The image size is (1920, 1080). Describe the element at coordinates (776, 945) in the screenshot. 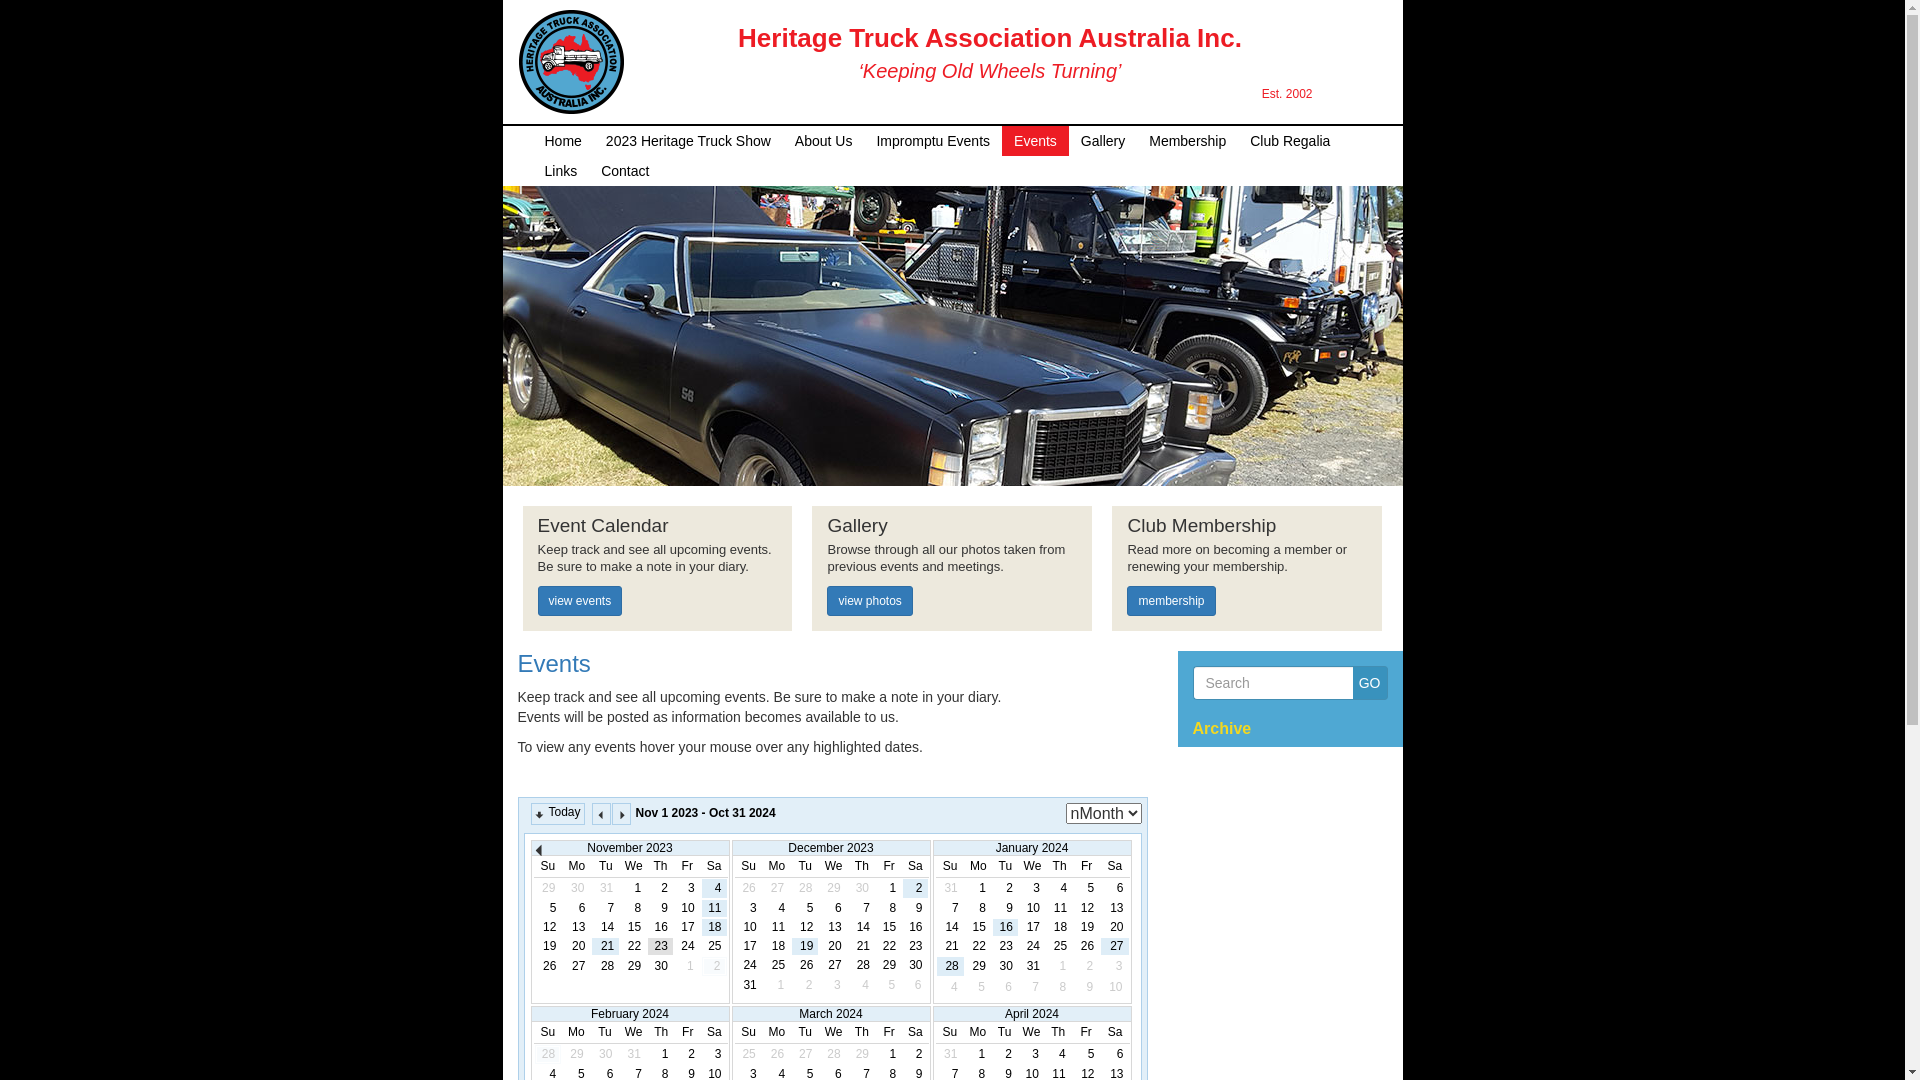

I see `'18'` at that location.